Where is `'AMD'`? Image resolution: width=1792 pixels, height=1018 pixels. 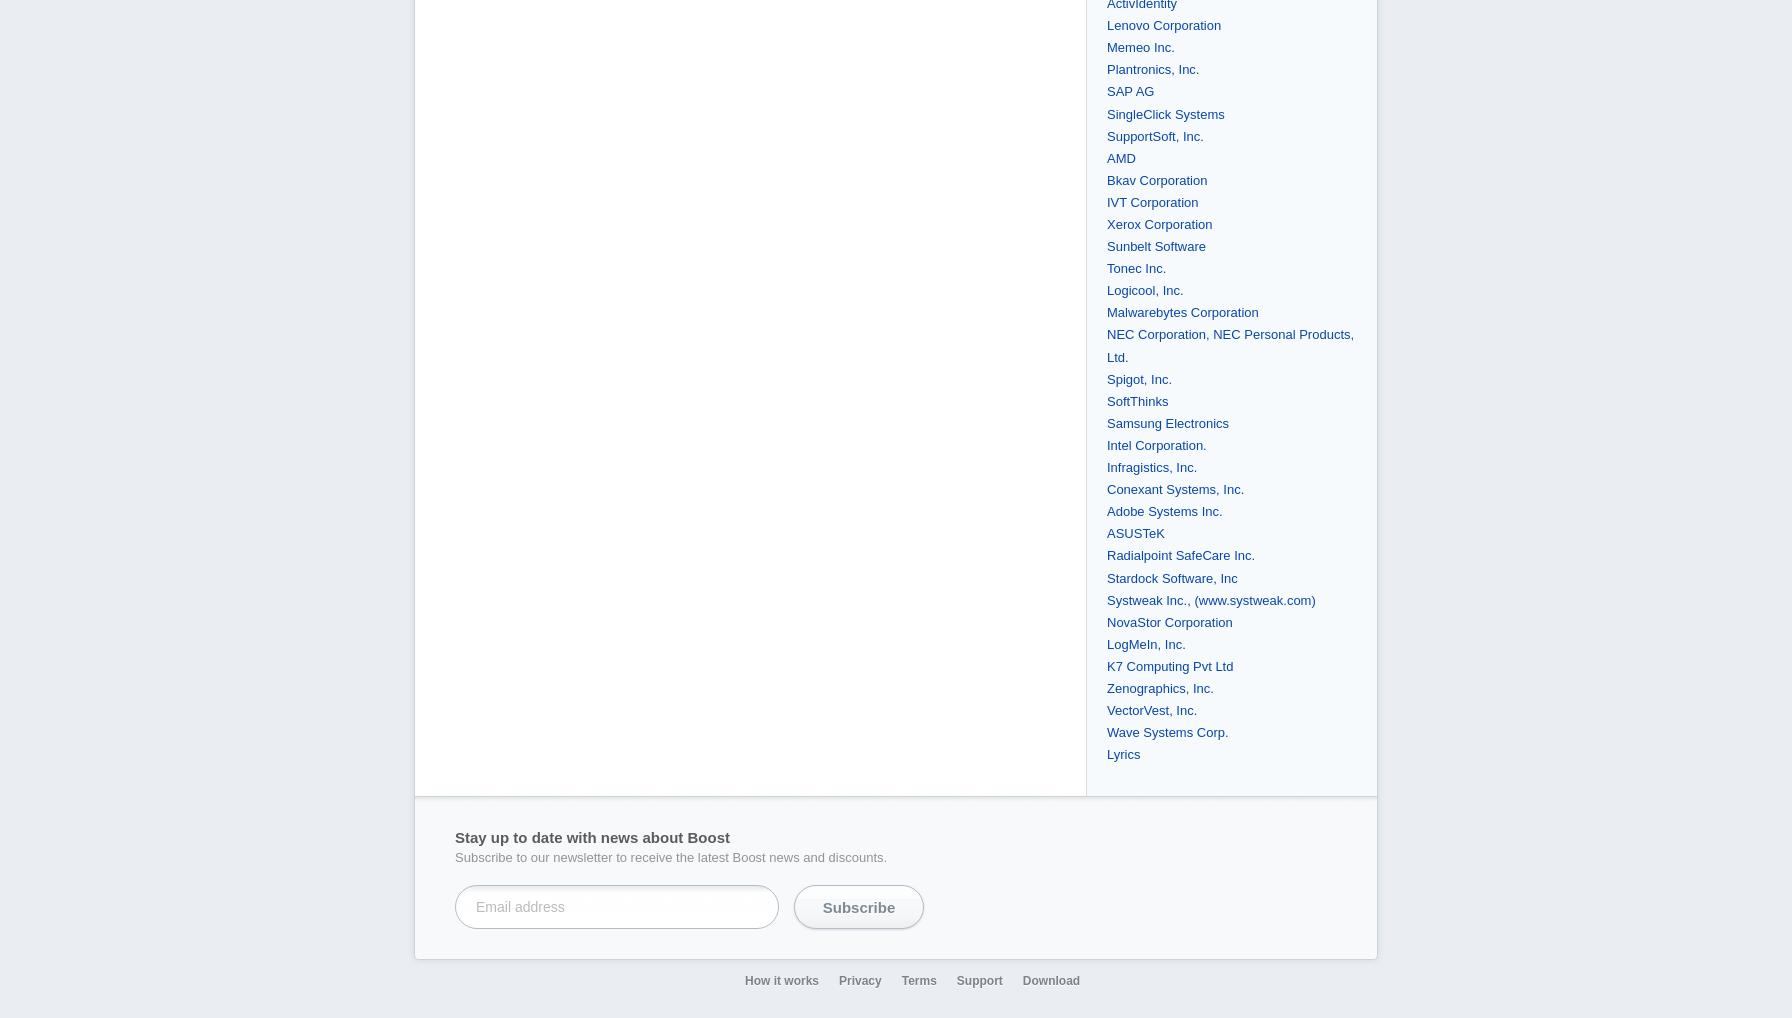
'AMD' is located at coordinates (1121, 157).